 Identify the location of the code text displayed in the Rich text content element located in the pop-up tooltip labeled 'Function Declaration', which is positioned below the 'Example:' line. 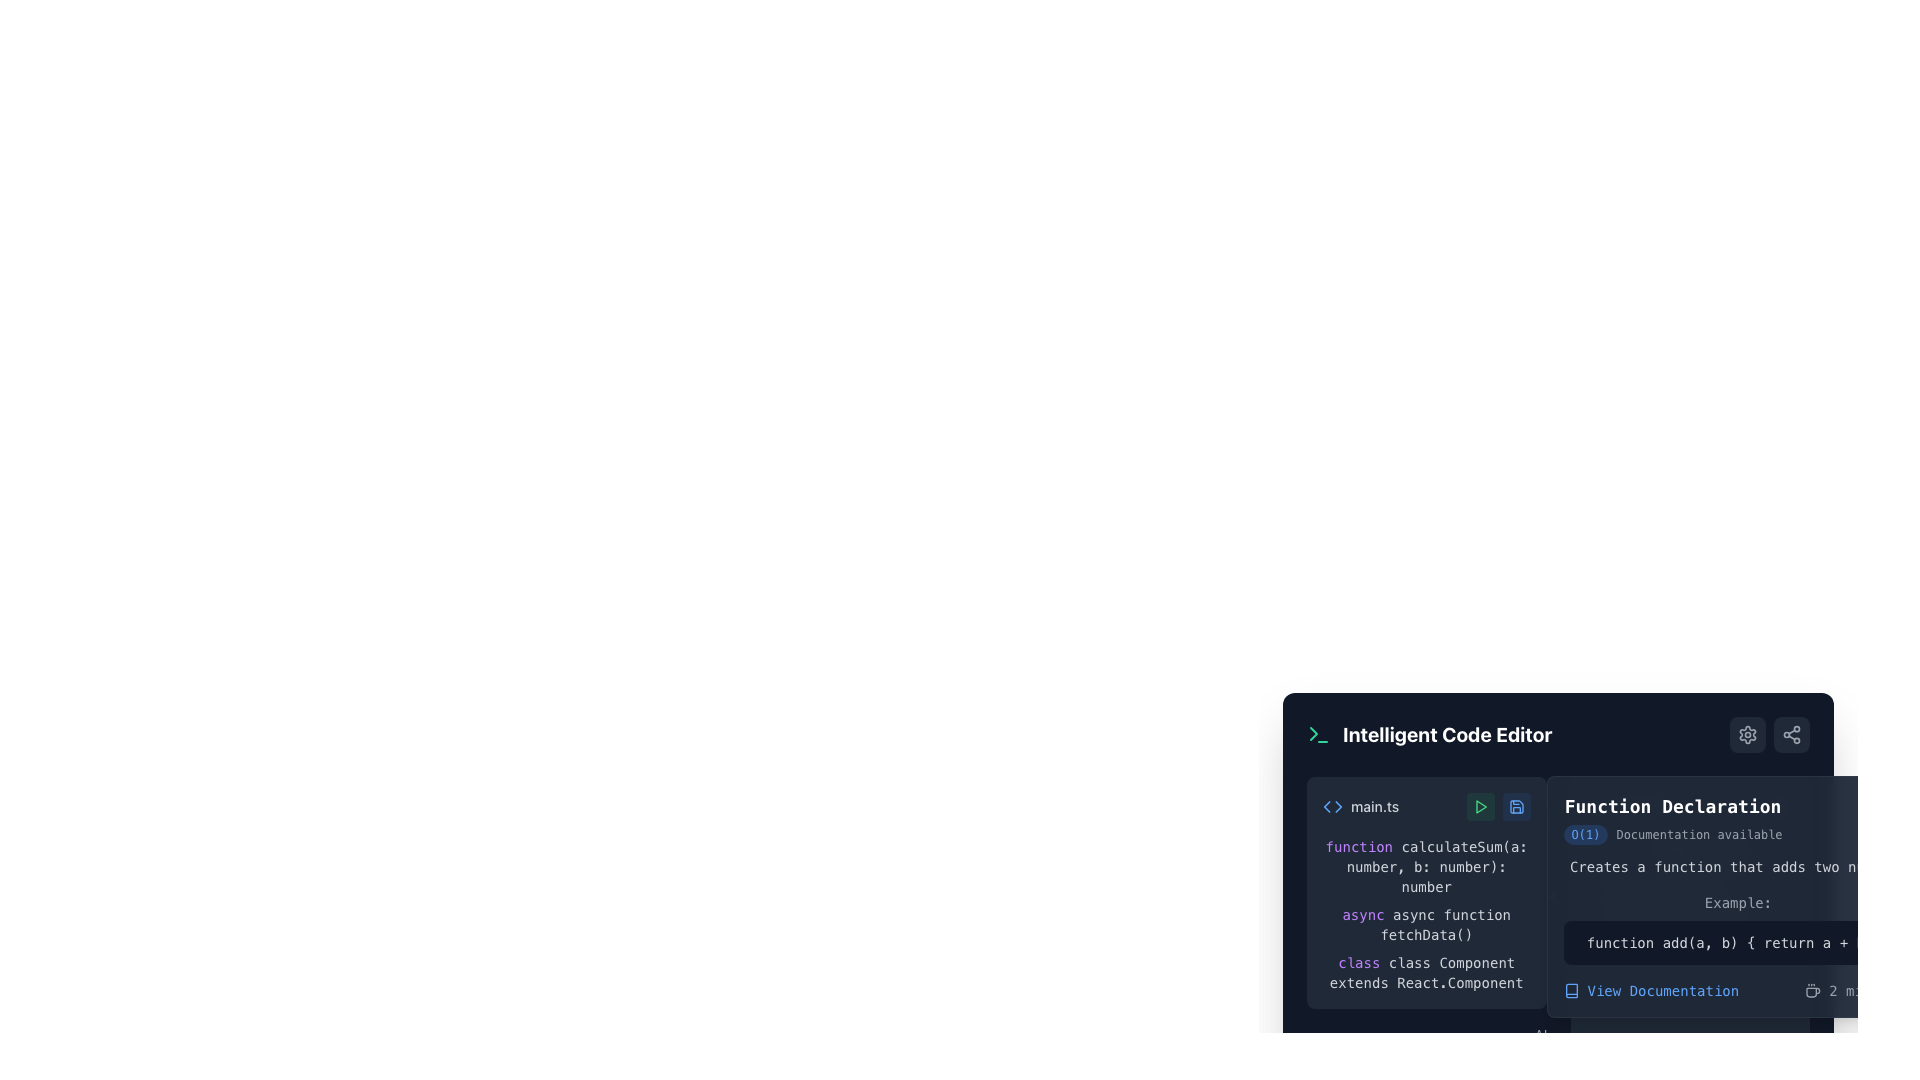
(1737, 929).